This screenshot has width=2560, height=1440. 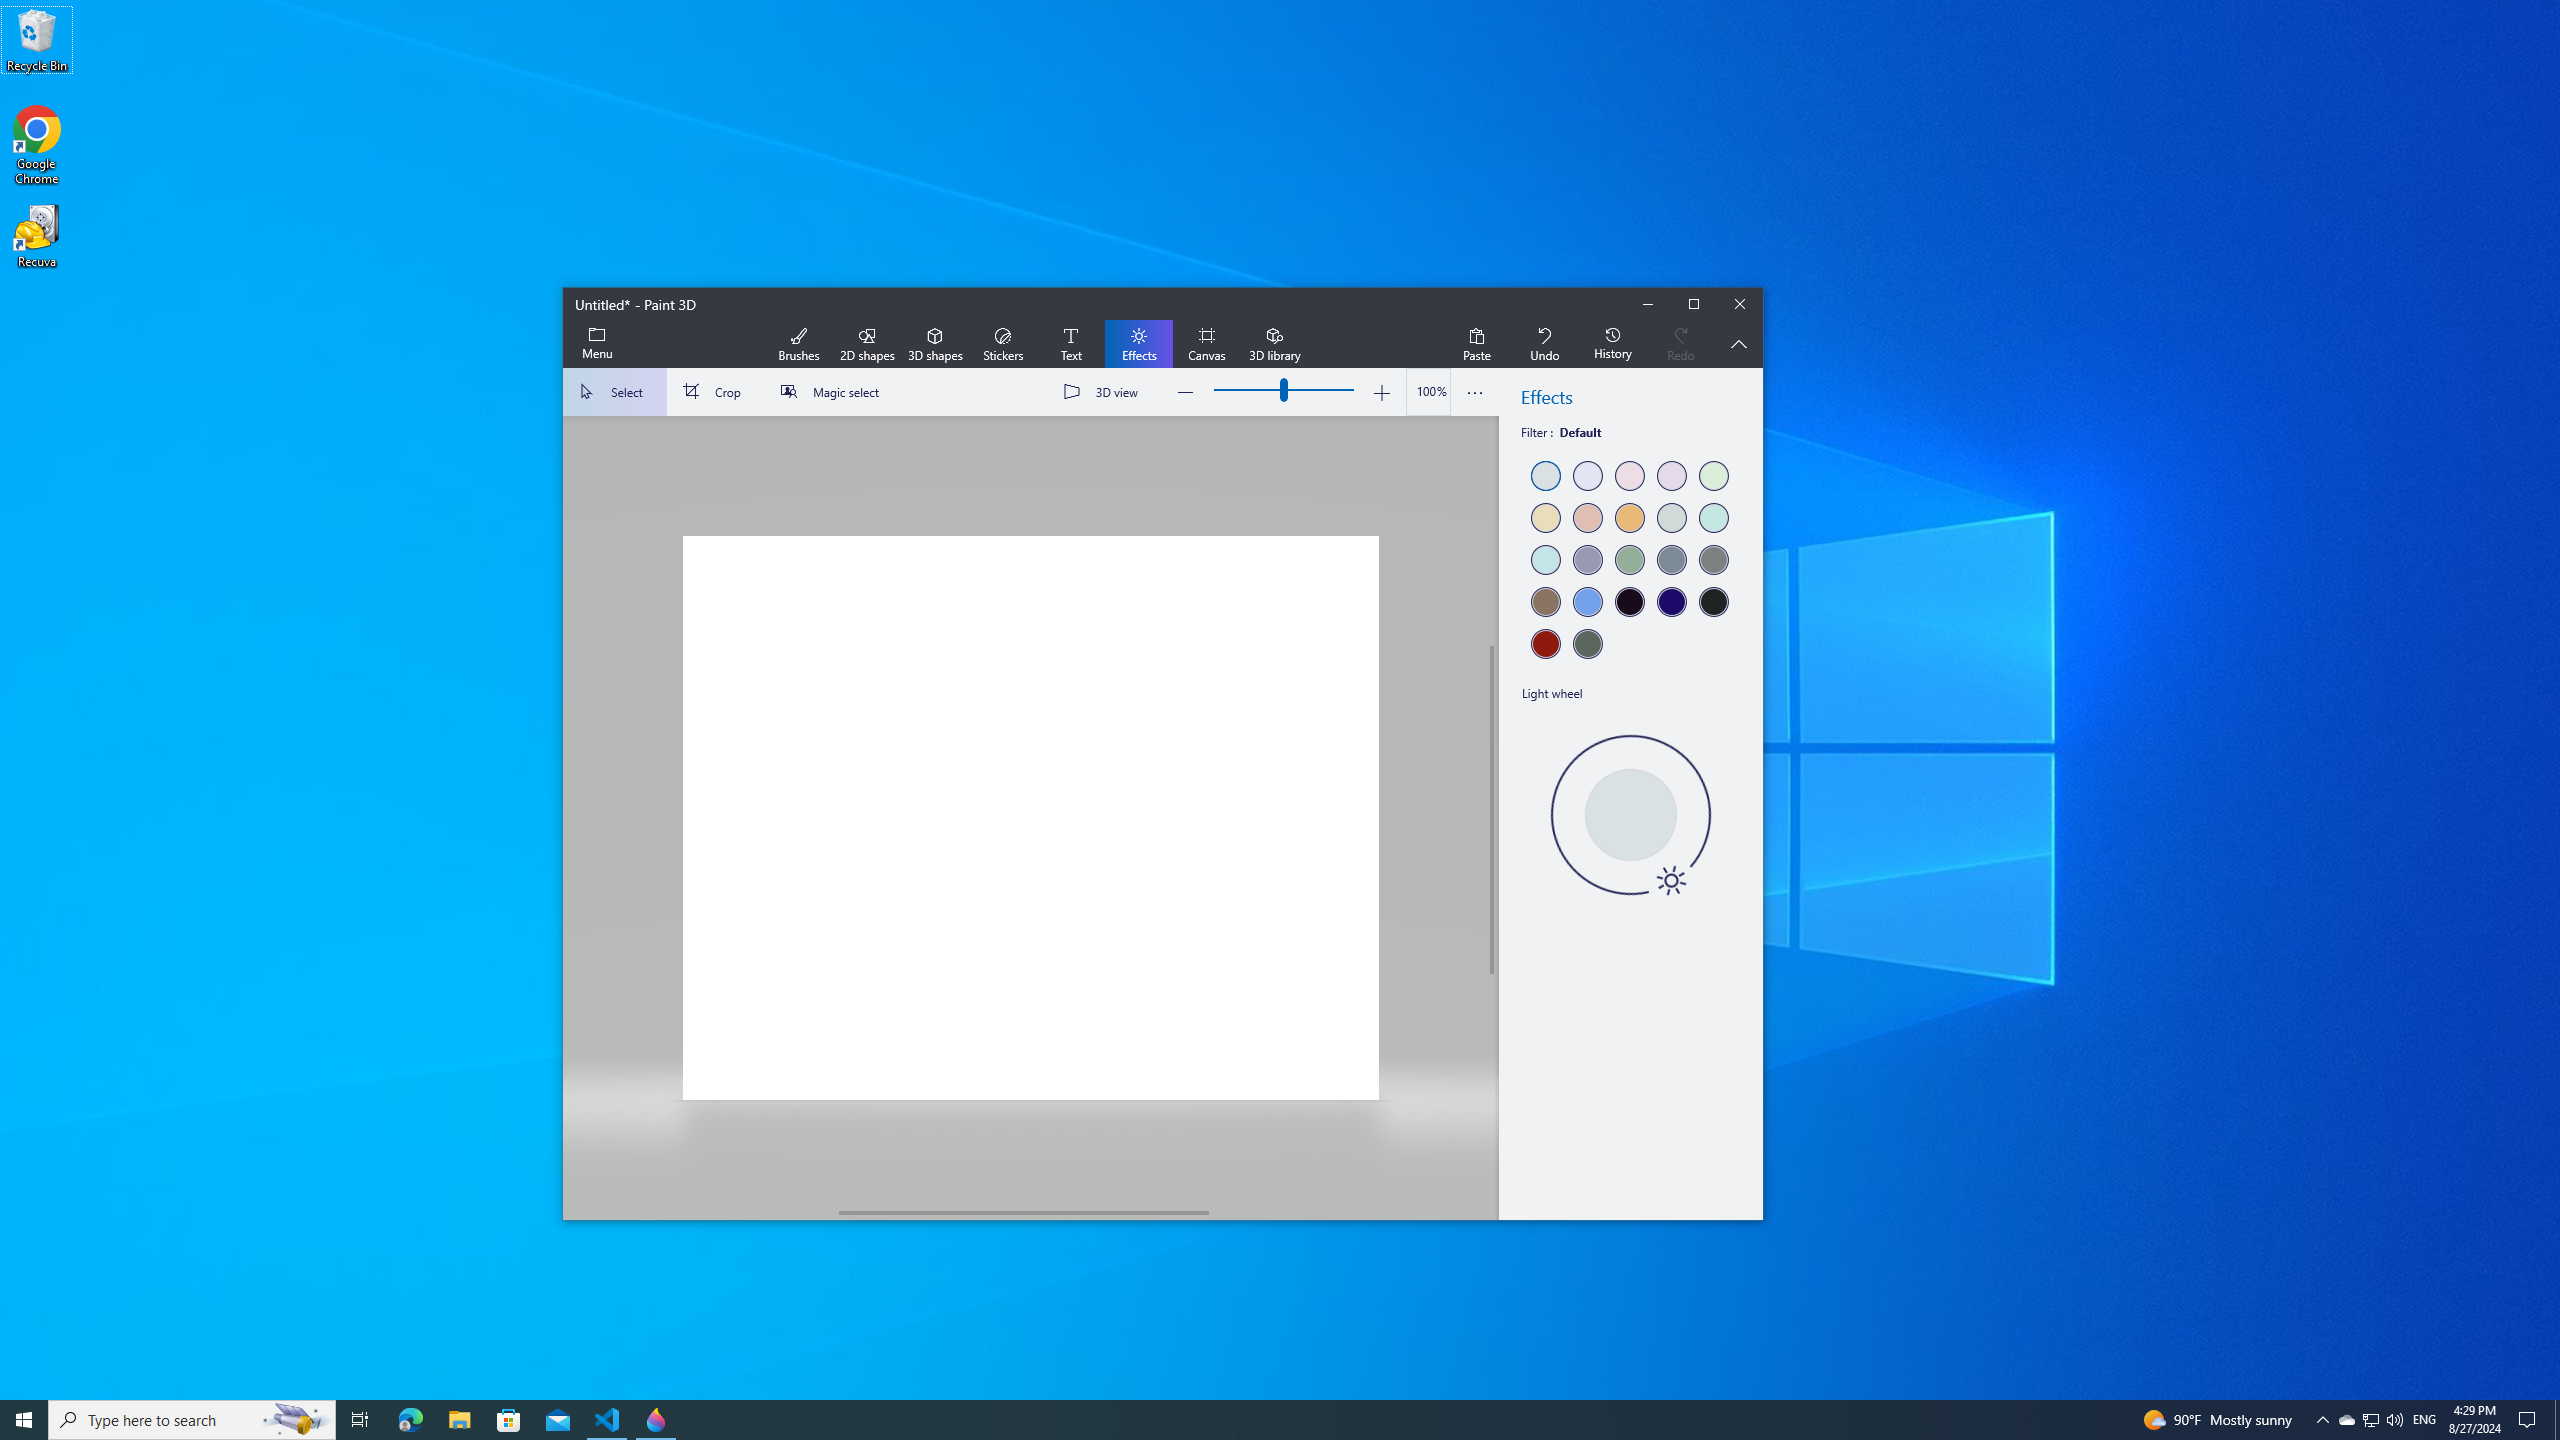 What do you see at coordinates (2424, 1418) in the screenshot?
I see `'Tray Input Indicator - English (United States)'` at bounding box center [2424, 1418].